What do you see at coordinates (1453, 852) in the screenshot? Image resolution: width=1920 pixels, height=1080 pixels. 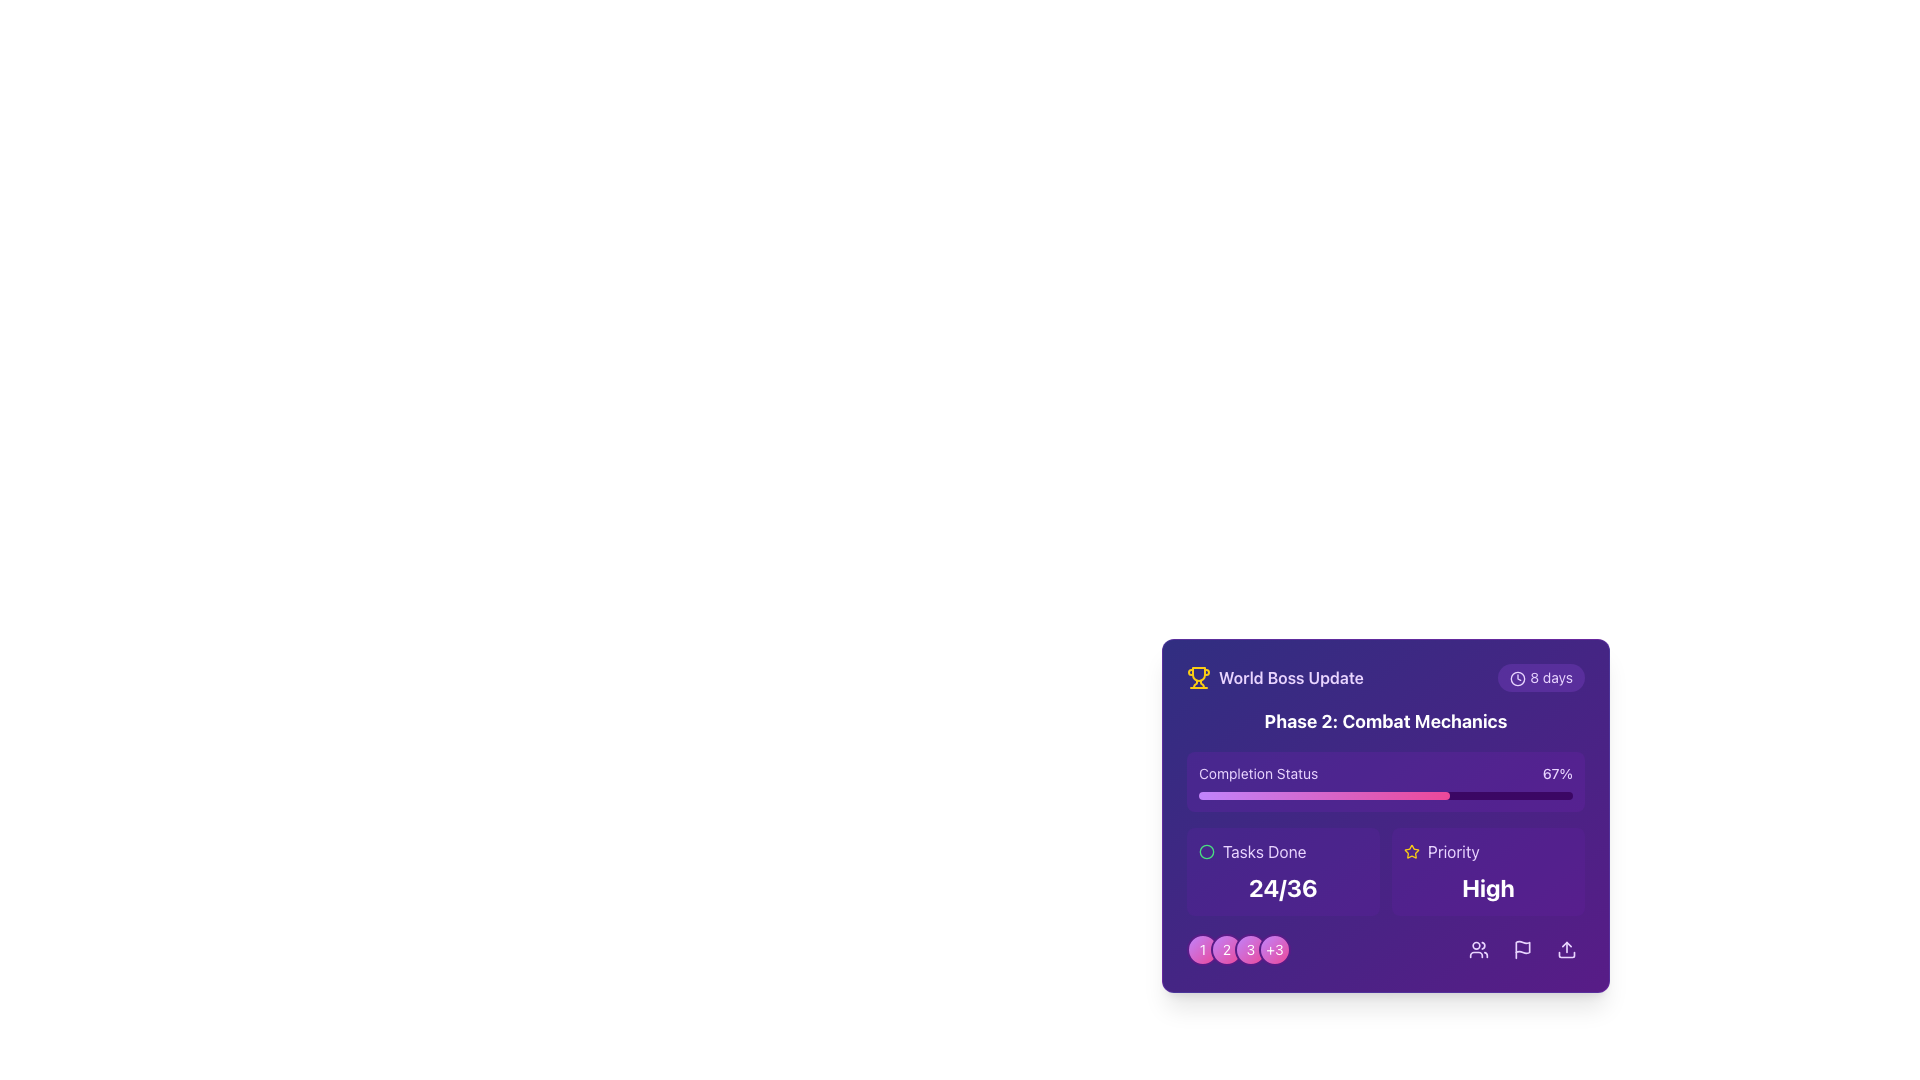 I see `the static text label displaying 'Priority' in purple, located at the lower portion of the card interface, adjacent to a yellow star icon` at bounding box center [1453, 852].